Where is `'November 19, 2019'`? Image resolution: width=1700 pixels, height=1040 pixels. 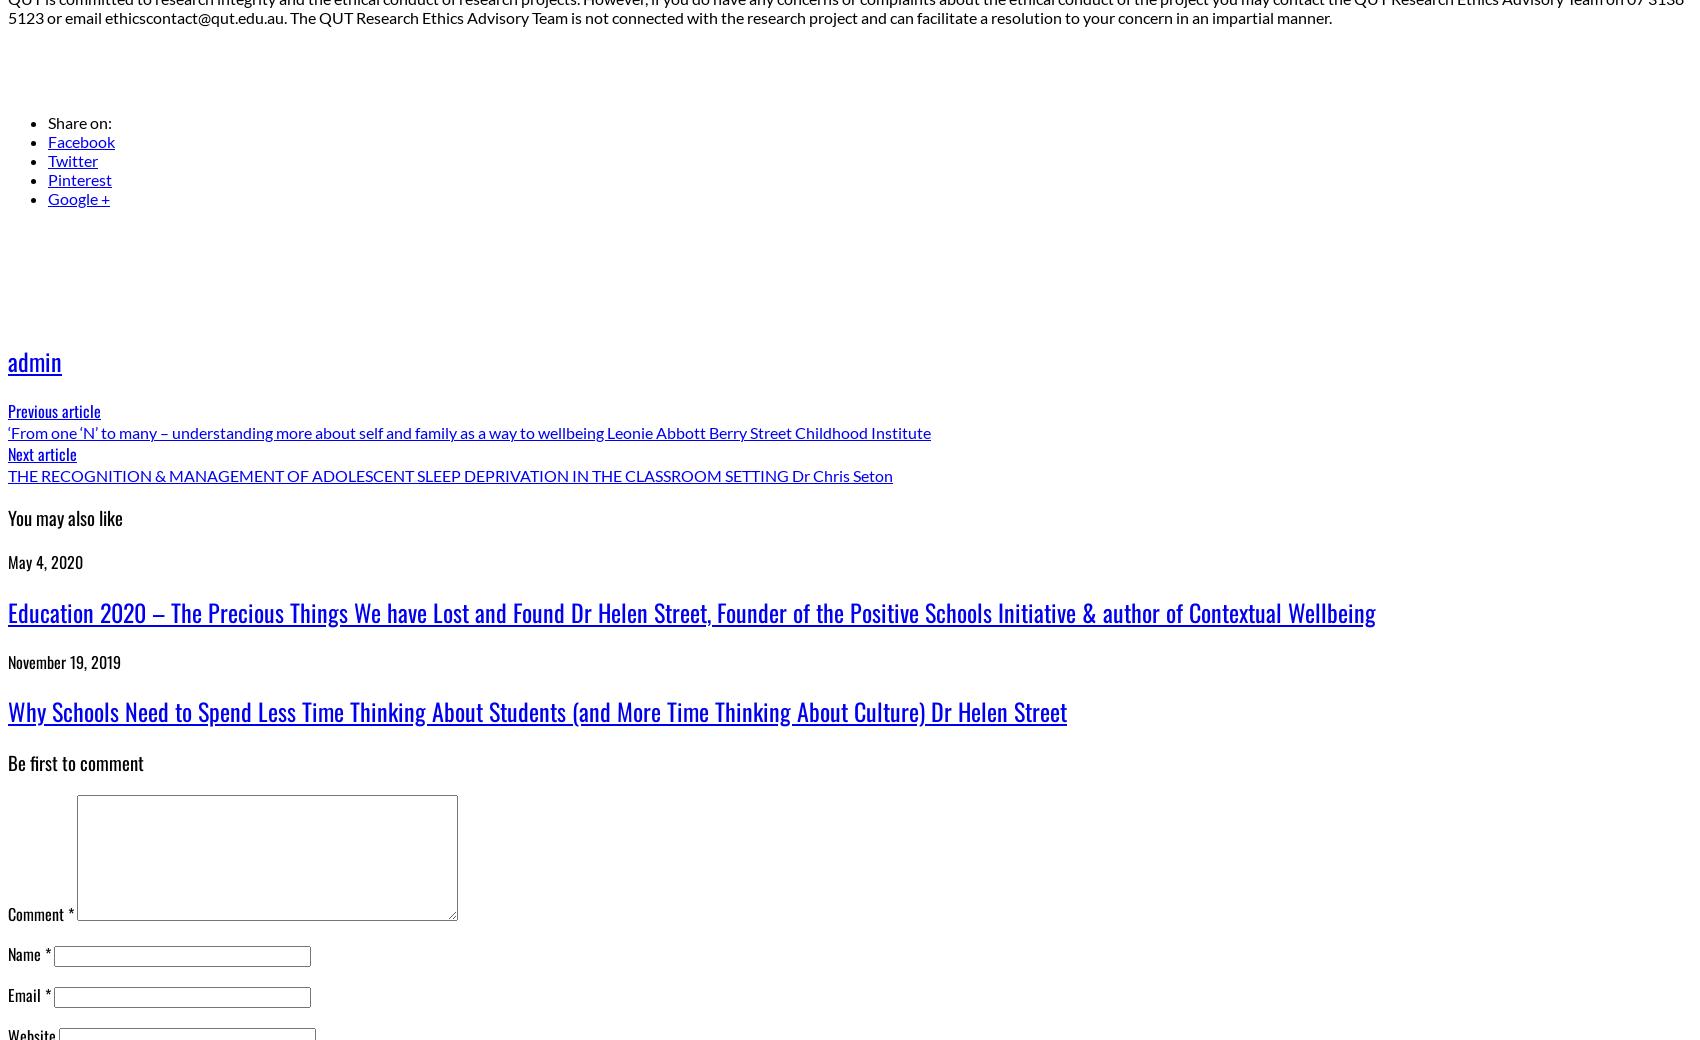 'November 19, 2019' is located at coordinates (64, 661).